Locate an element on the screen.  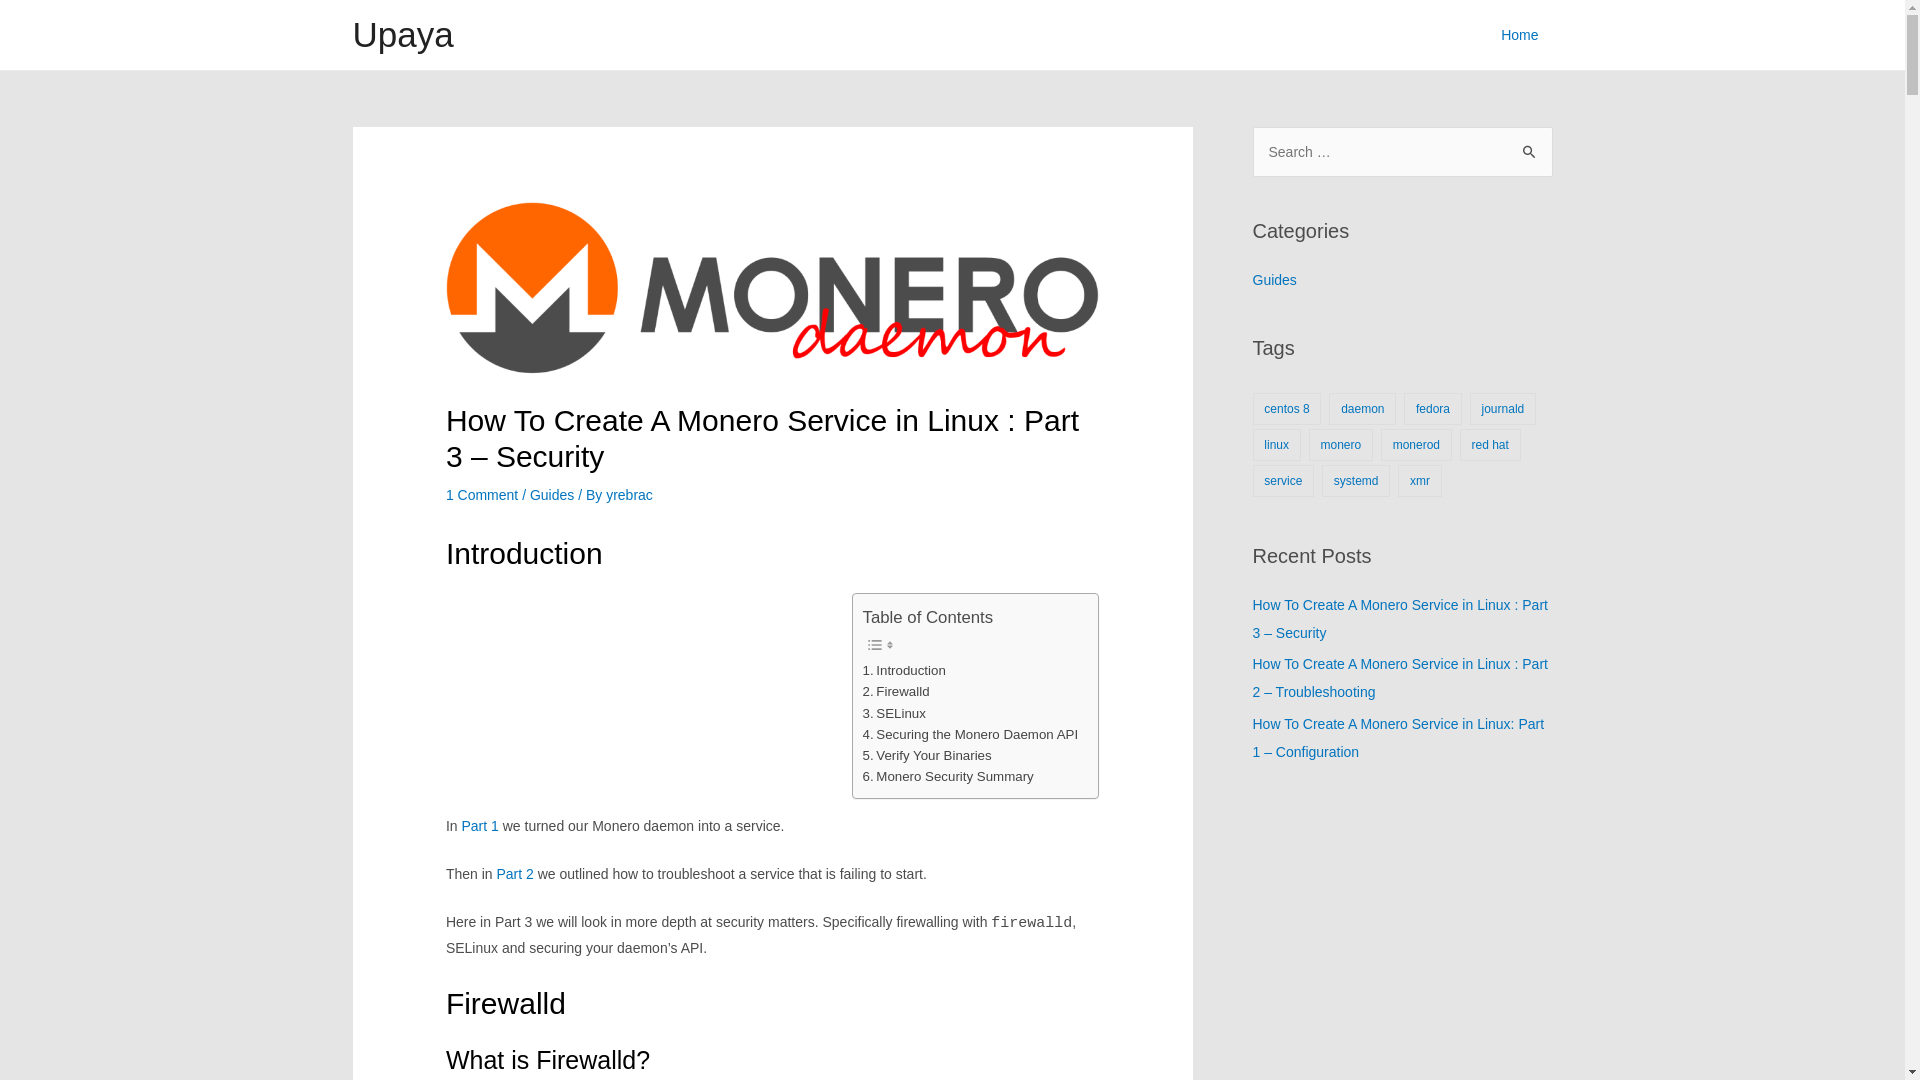
'monerod' is located at coordinates (1415, 443).